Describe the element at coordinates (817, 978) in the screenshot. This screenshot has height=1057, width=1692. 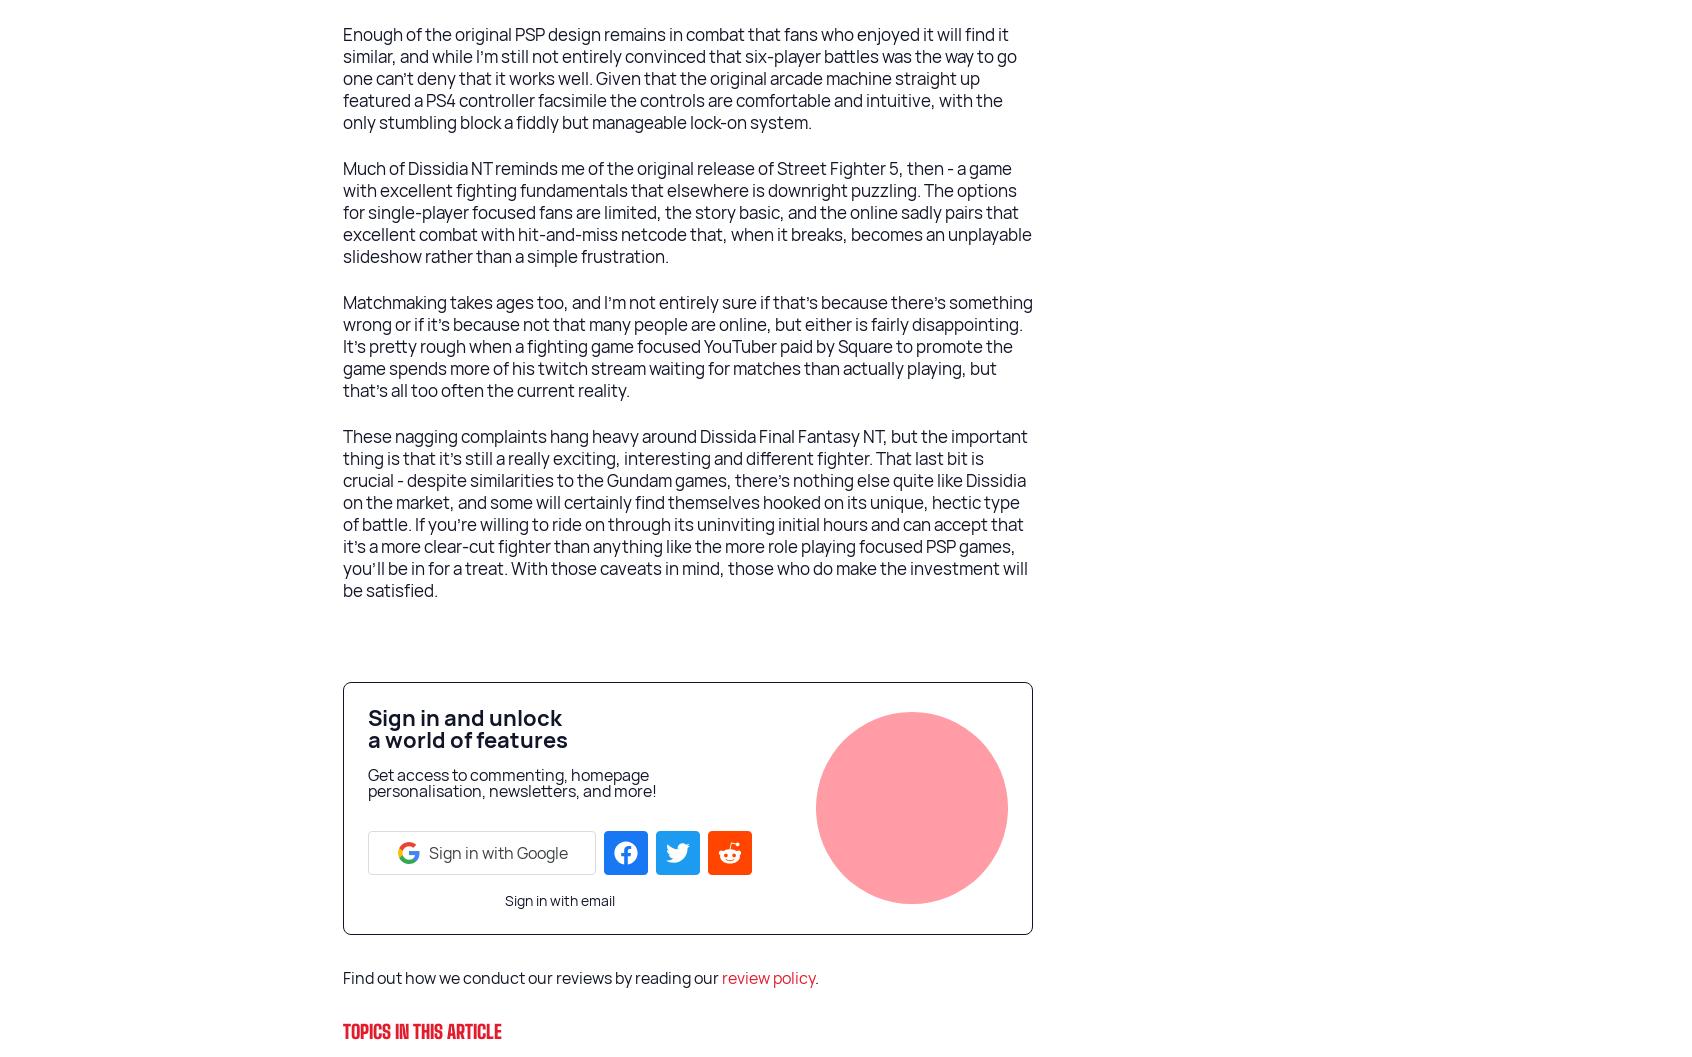
I see `'.'` at that location.